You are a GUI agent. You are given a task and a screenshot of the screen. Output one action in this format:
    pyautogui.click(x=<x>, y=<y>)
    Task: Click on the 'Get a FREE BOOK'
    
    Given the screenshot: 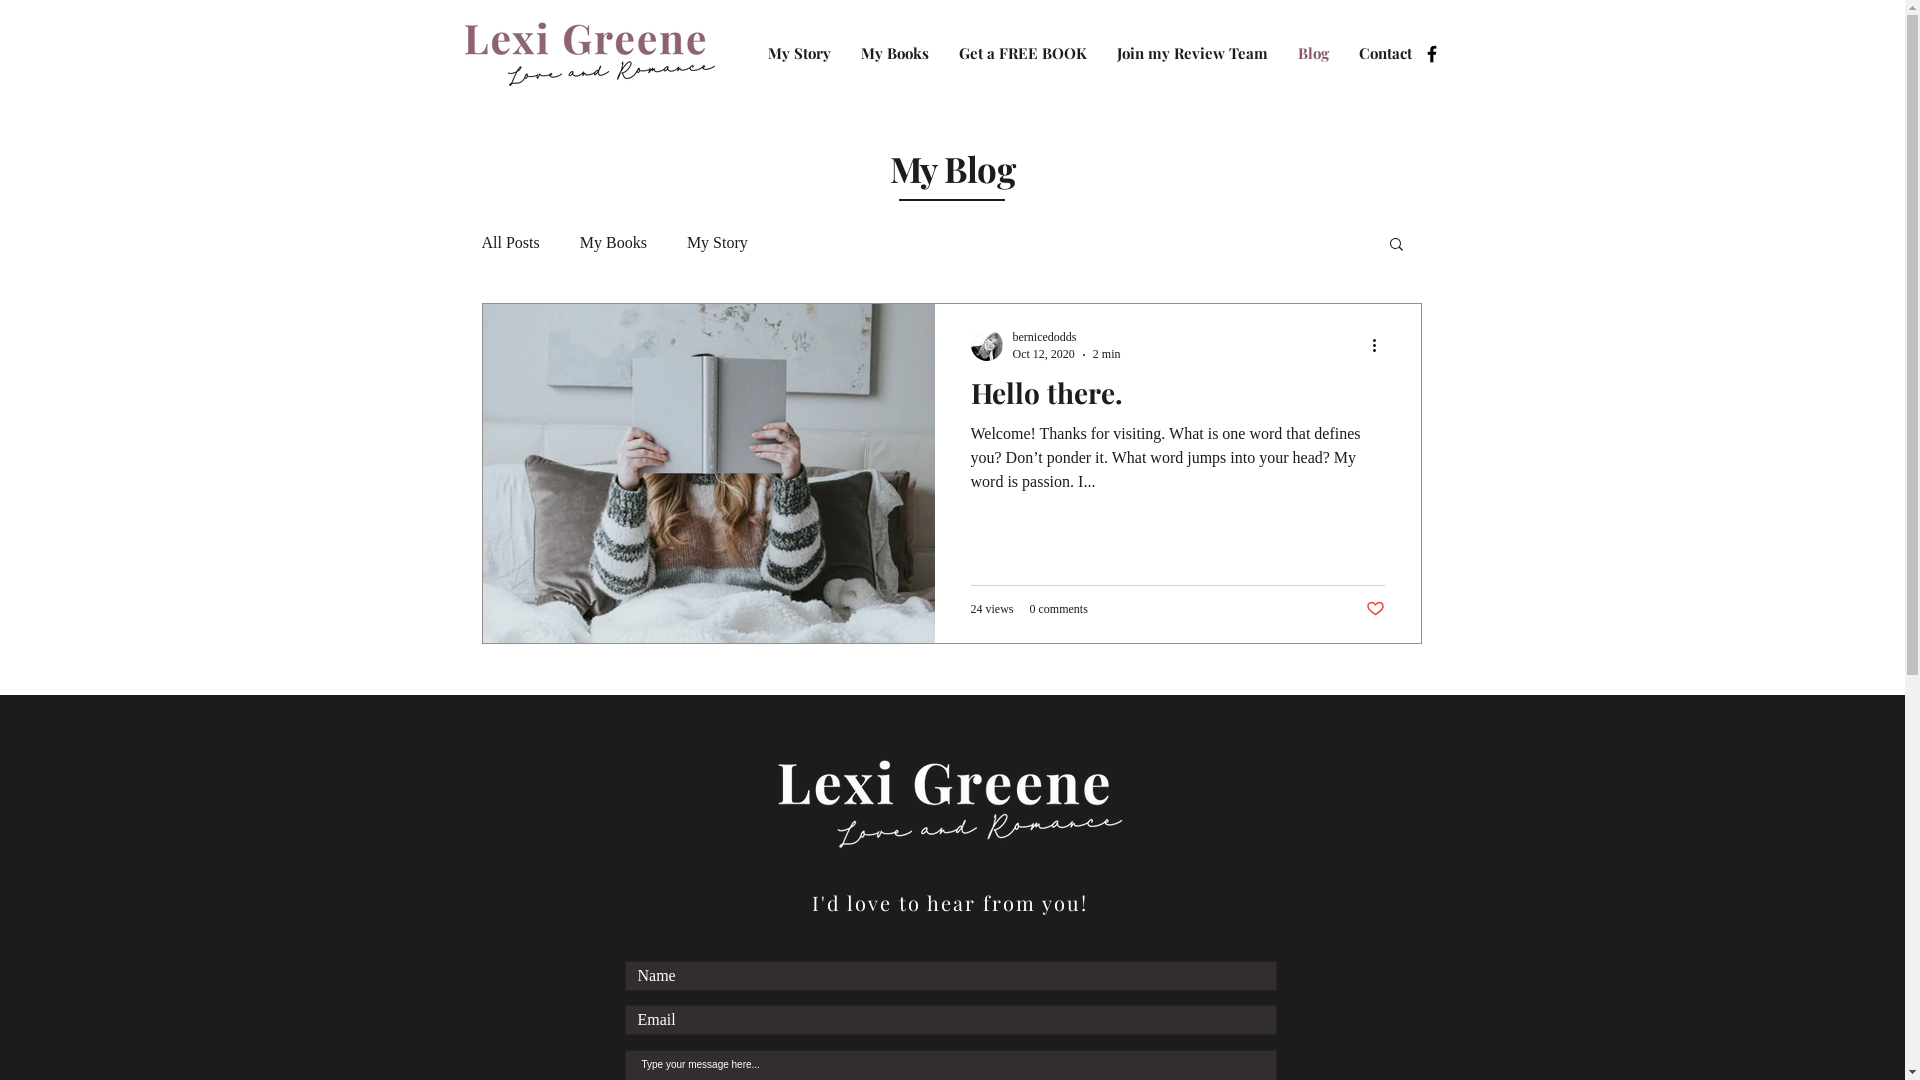 What is the action you would take?
    pyautogui.click(x=1022, y=52)
    